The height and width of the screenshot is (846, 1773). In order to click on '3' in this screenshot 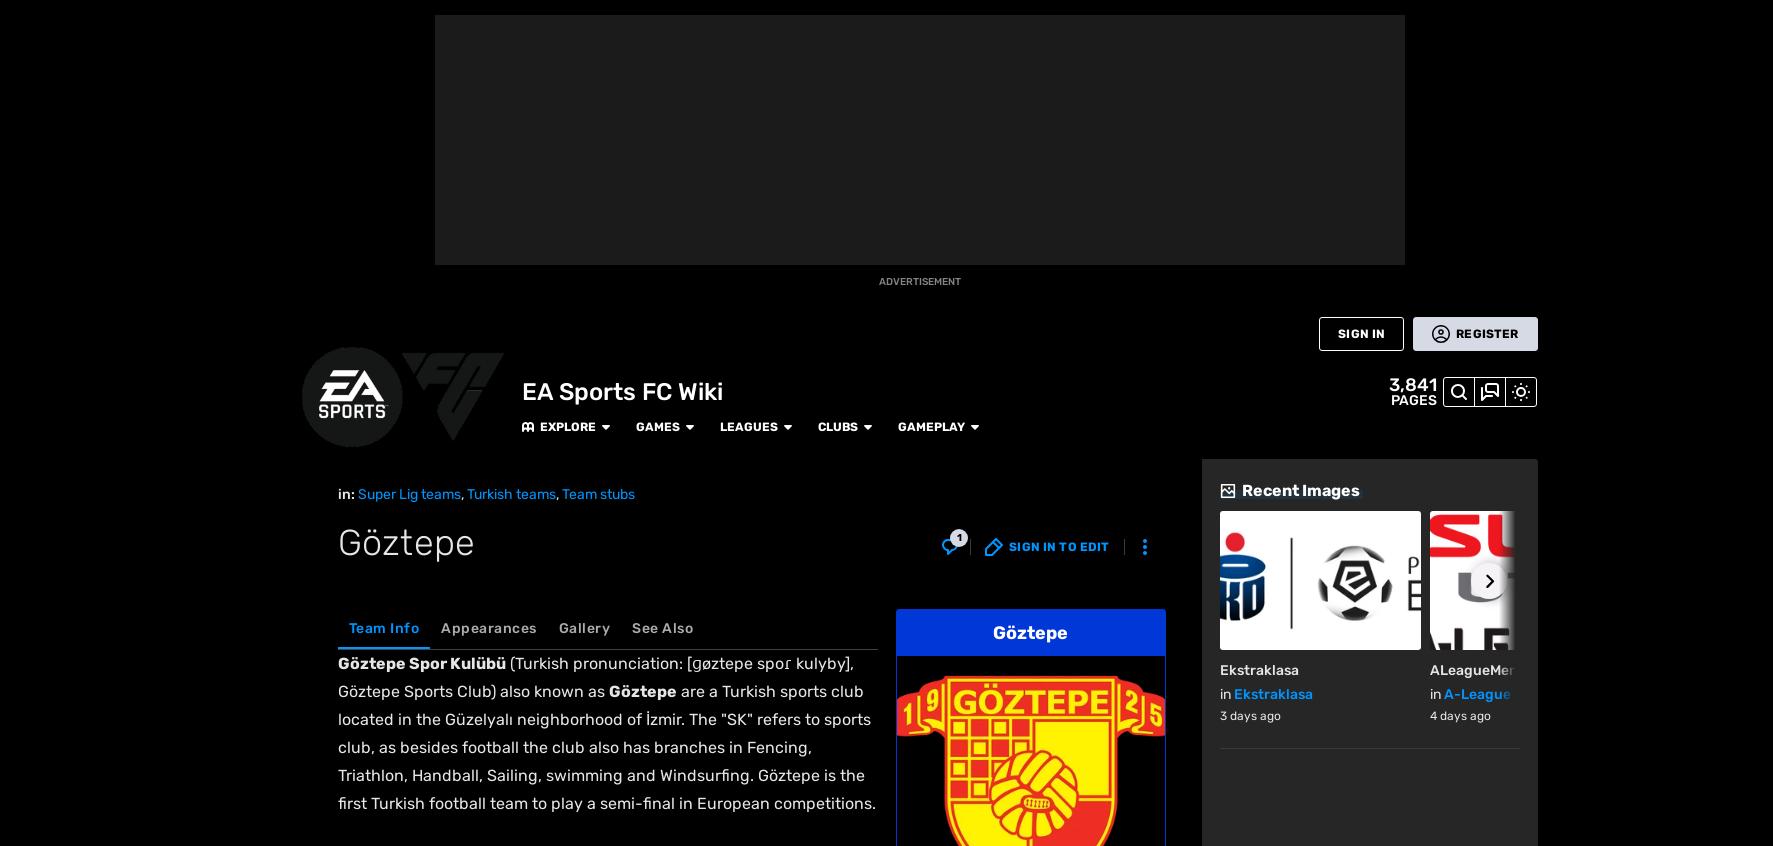, I will do `click(373, 704)`.